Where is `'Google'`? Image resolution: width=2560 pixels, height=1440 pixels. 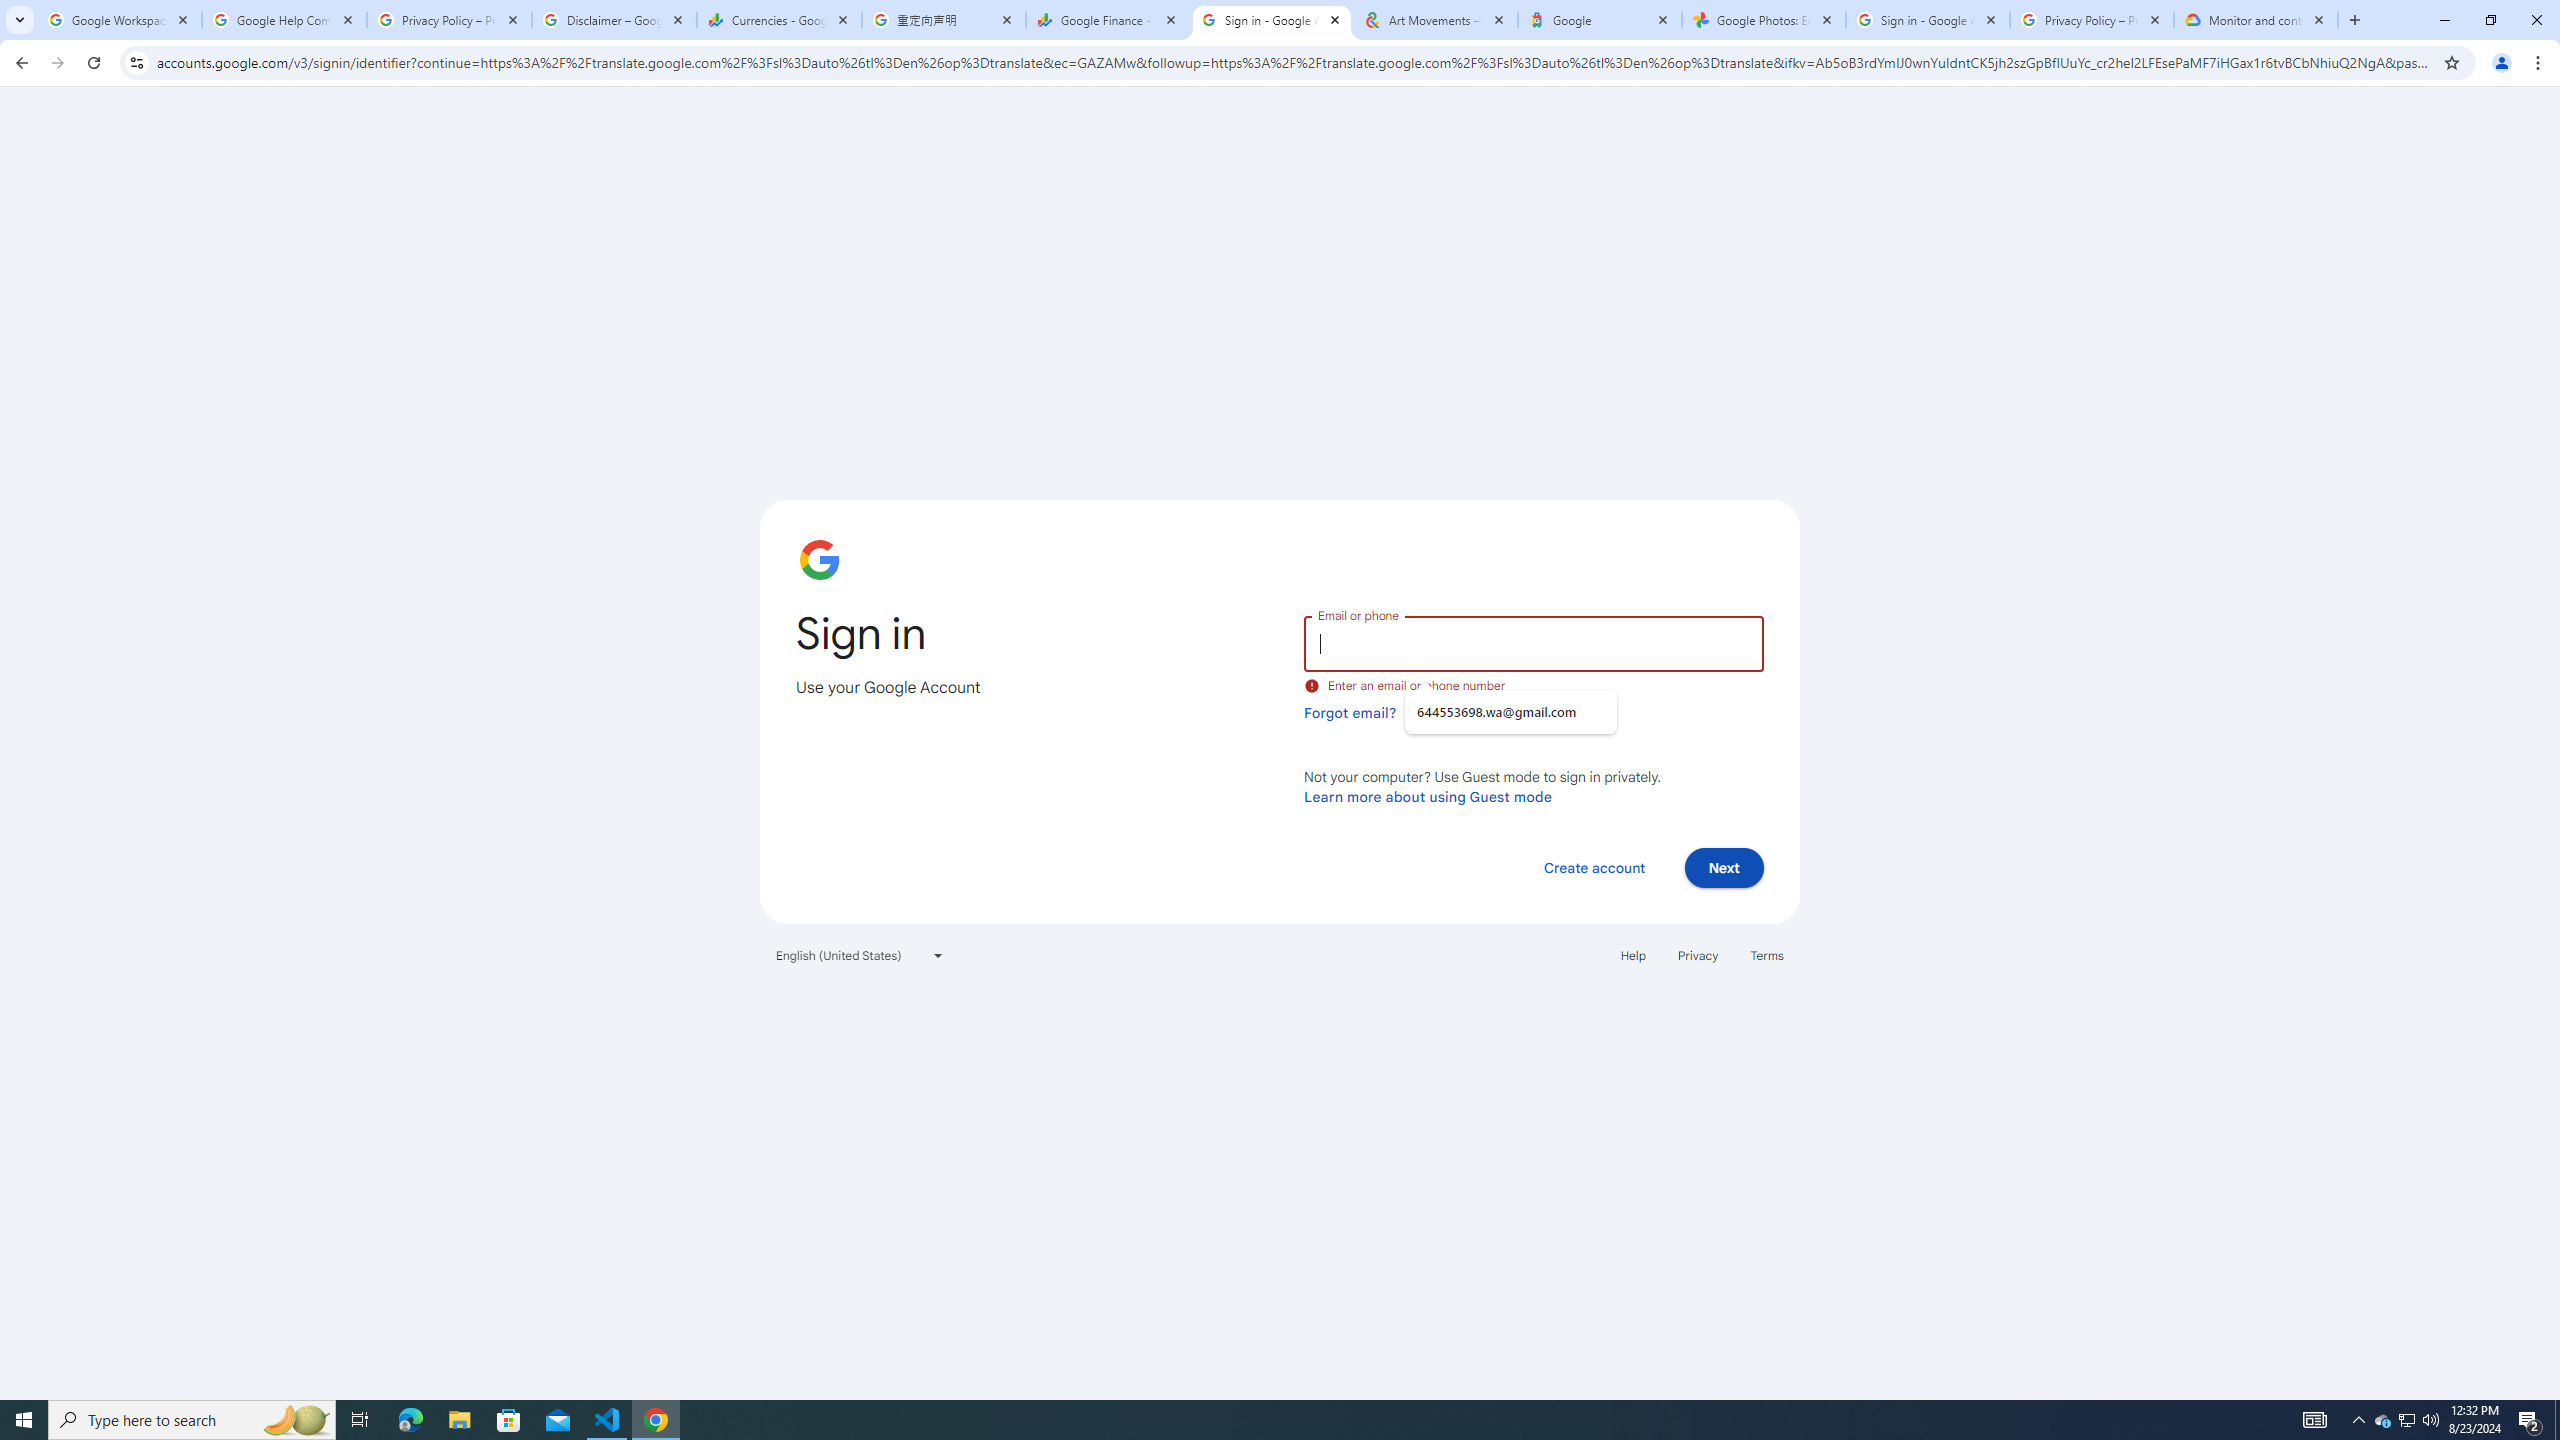 'Google' is located at coordinates (1599, 19).